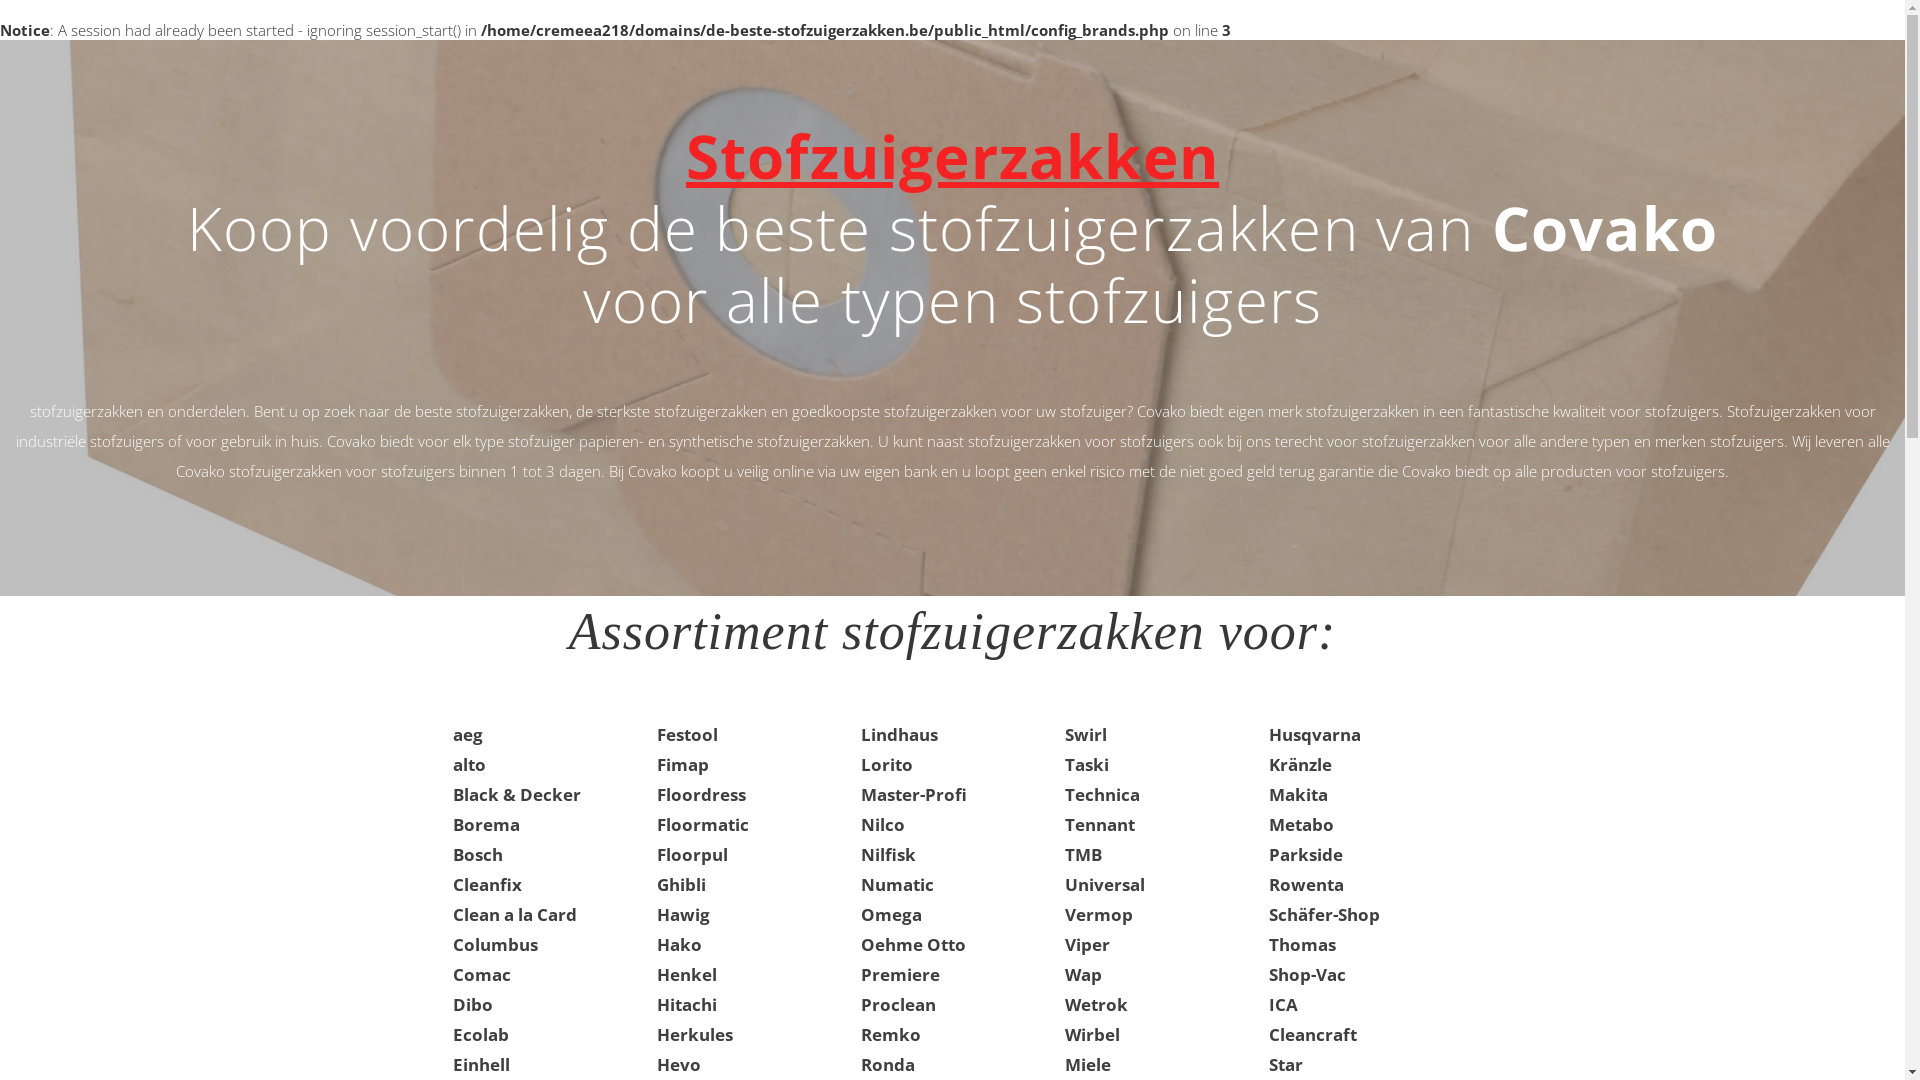 Image resolution: width=1920 pixels, height=1080 pixels. What do you see at coordinates (480, 1034) in the screenshot?
I see `'Ecolab'` at bounding box center [480, 1034].